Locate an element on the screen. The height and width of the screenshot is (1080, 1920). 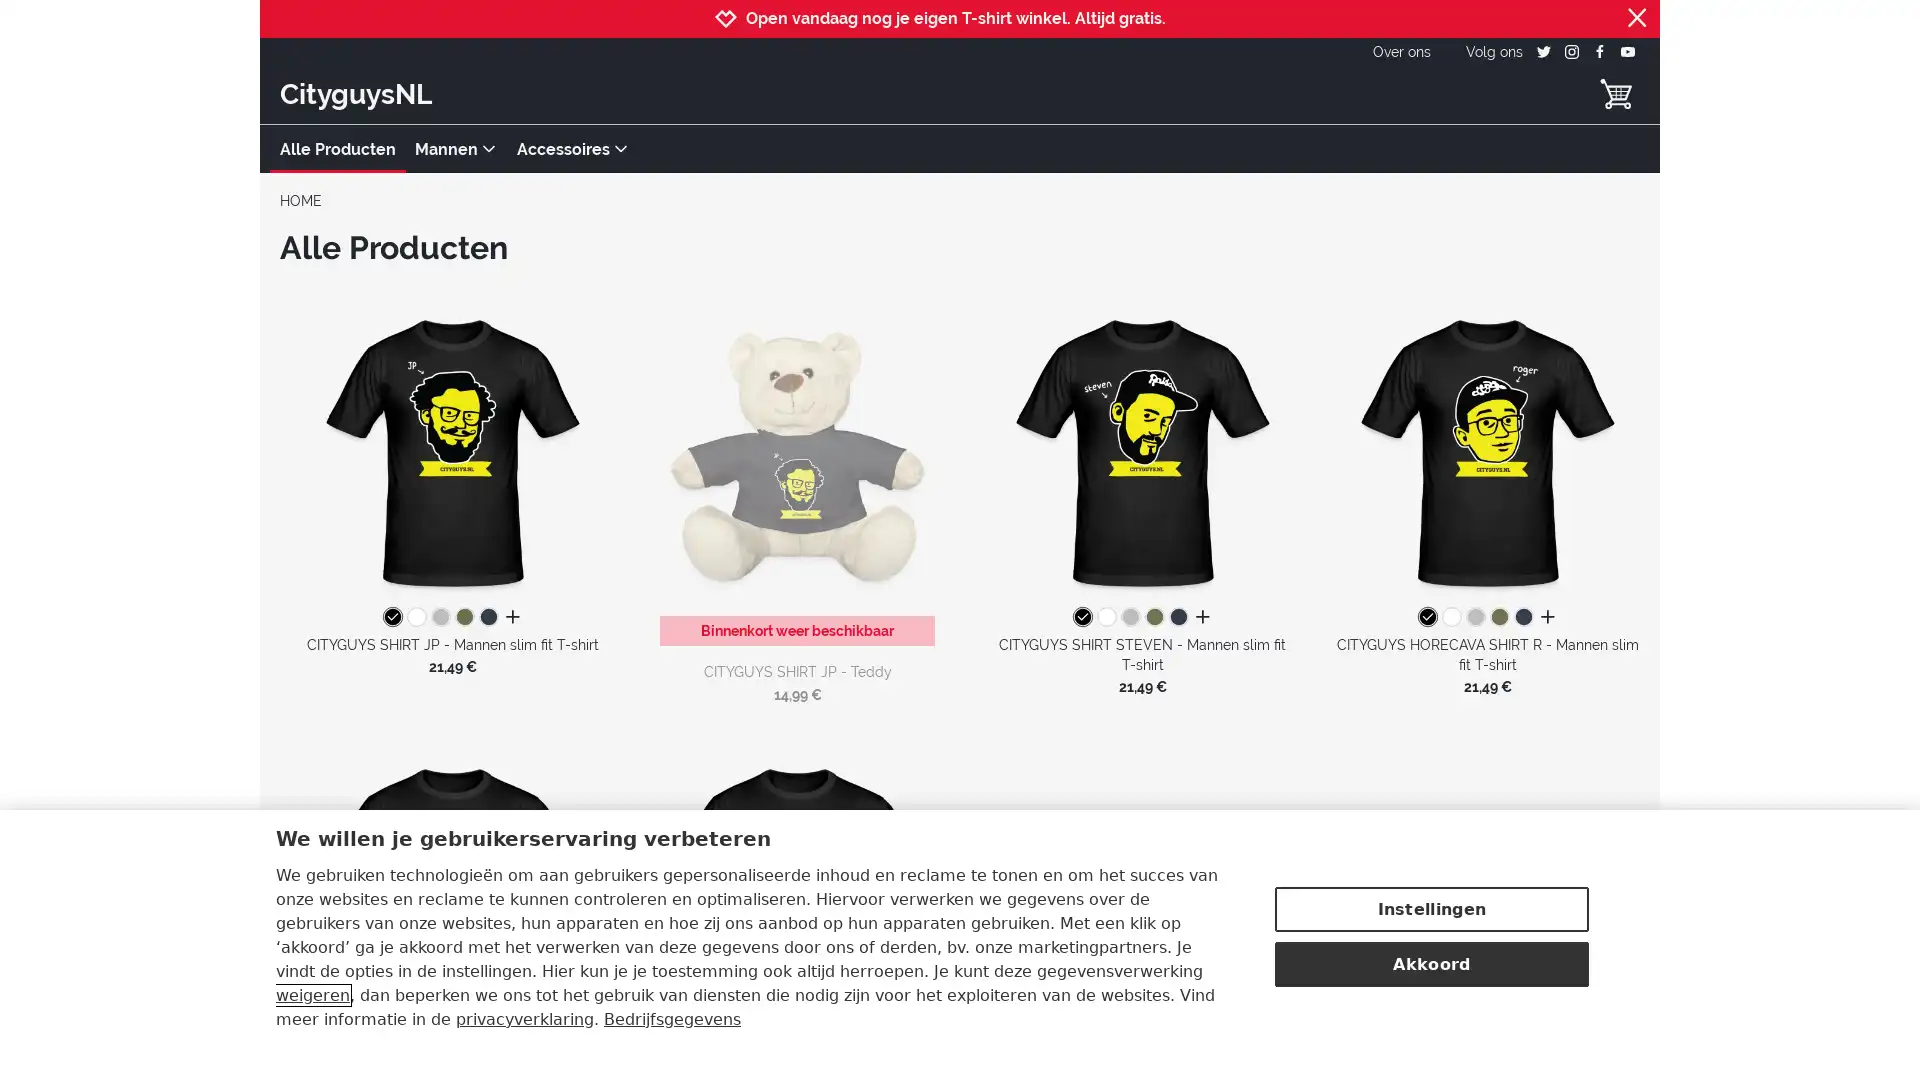
zwart is located at coordinates (1425, 617).